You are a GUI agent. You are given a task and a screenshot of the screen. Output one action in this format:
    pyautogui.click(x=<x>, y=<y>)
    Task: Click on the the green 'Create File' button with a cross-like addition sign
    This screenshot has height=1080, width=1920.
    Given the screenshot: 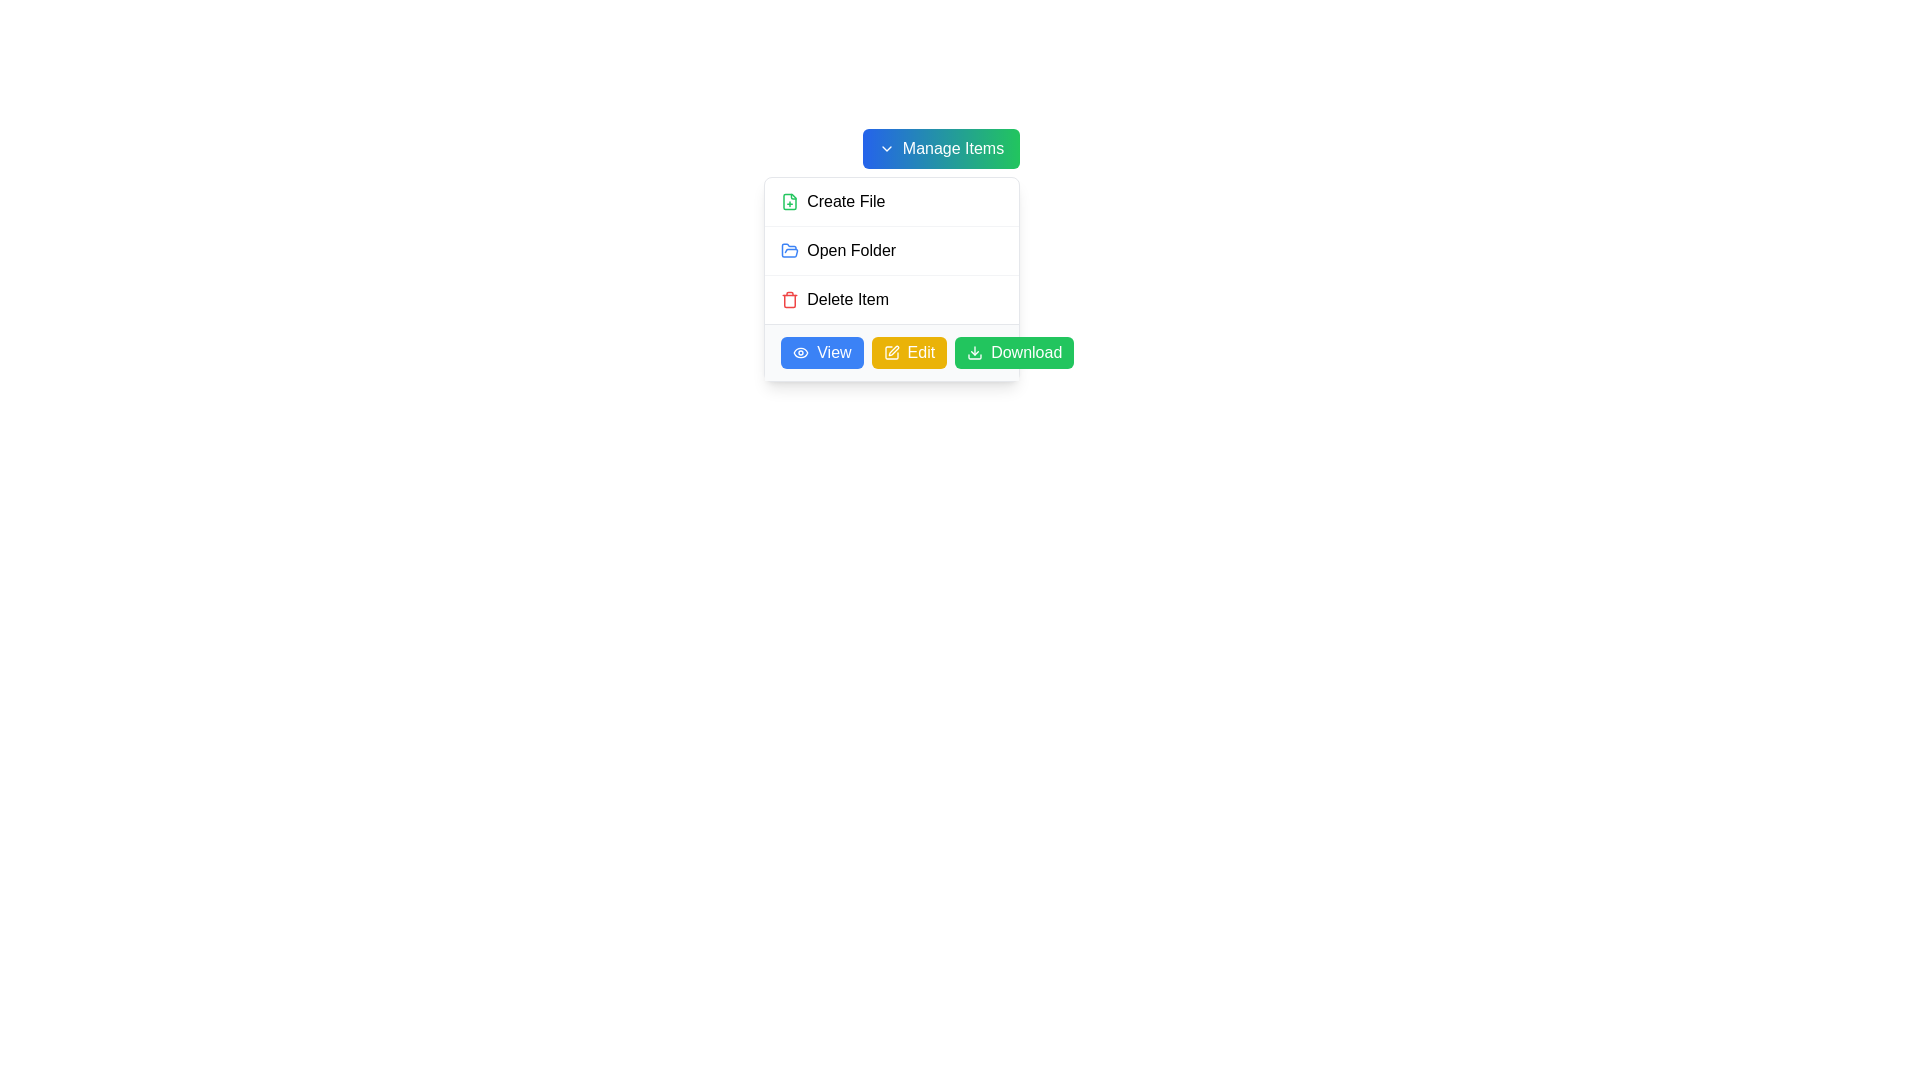 What is the action you would take?
    pyautogui.click(x=891, y=201)
    